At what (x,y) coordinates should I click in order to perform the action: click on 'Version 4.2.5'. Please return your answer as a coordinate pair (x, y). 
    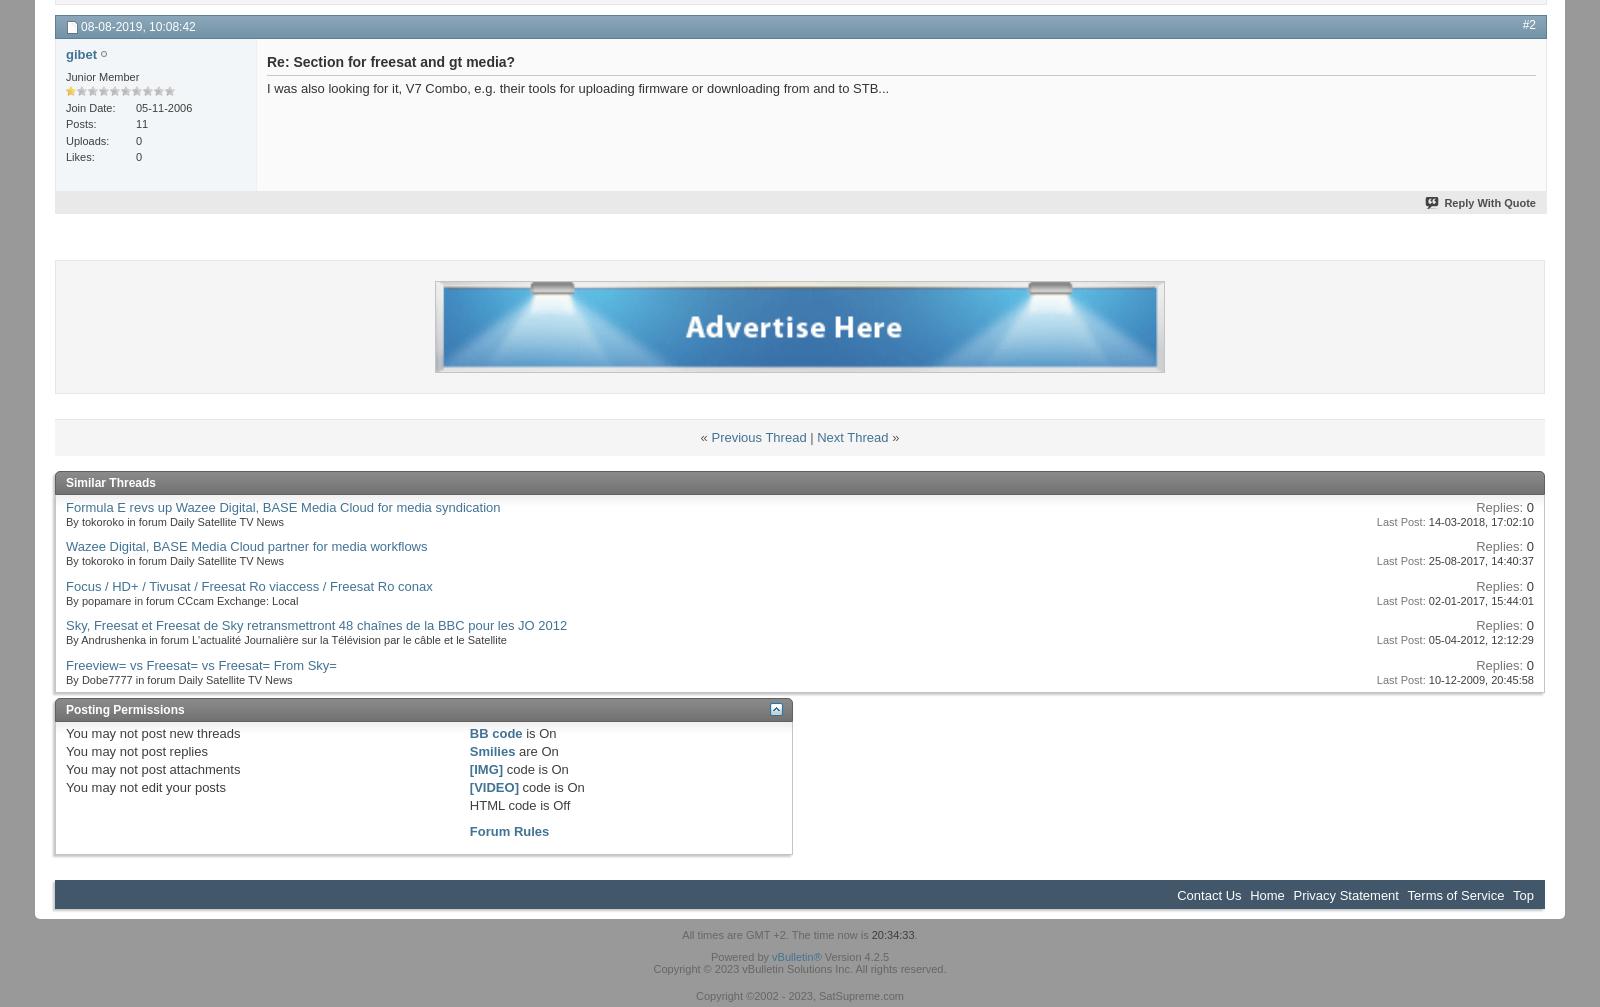
    Looking at the image, I should click on (854, 955).